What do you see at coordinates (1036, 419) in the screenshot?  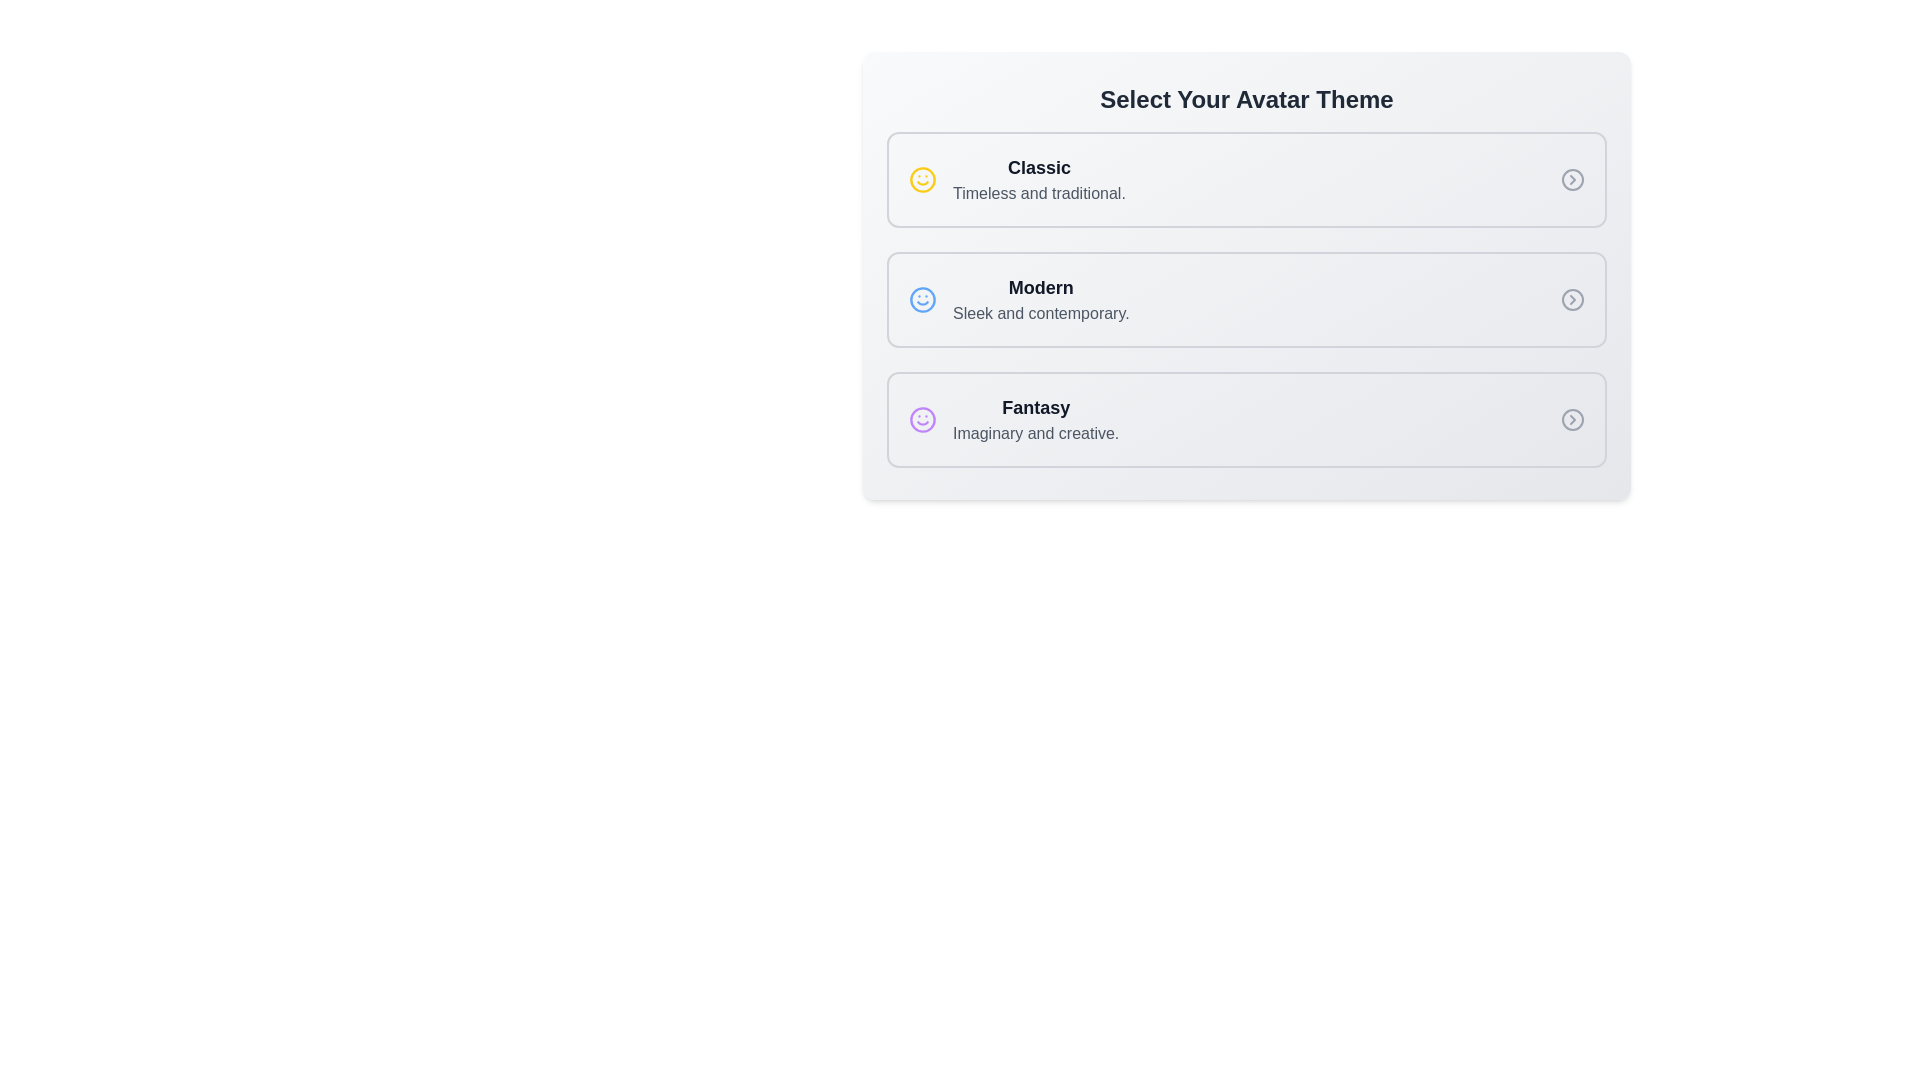 I see `the Text label displaying the title and subtitle for the 'Fantasy' avatar theme option, which is located in the last card of a vertical list of options` at bounding box center [1036, 419].